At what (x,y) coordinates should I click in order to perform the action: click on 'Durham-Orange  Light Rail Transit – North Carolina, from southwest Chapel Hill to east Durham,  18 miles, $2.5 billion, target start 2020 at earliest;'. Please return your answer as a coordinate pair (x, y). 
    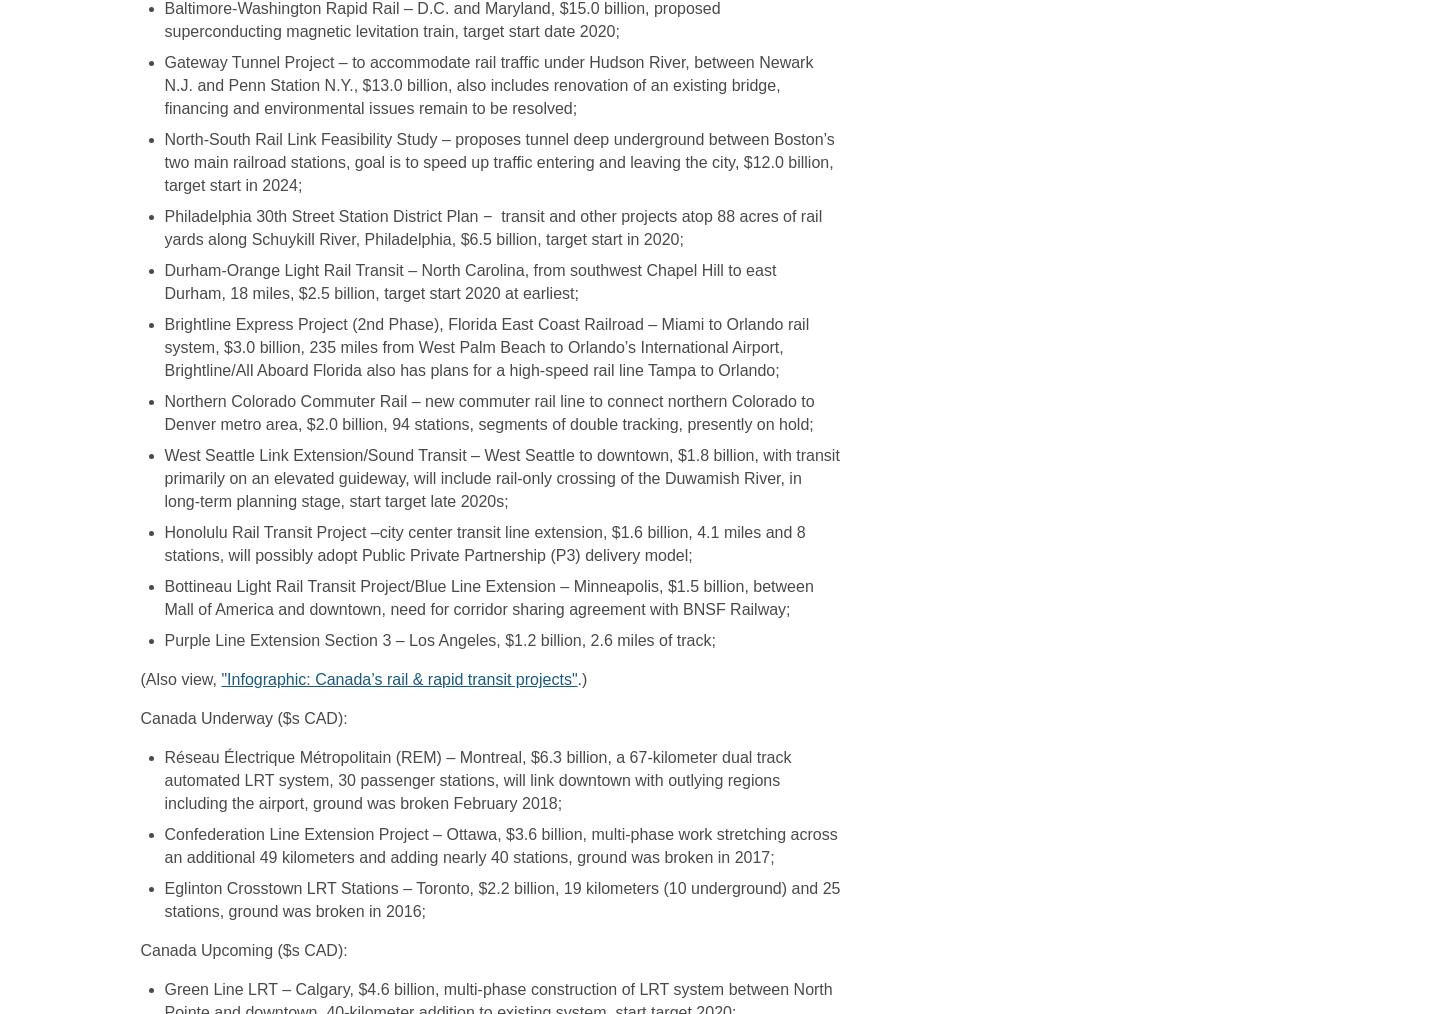
    Looking at the image, I should click on (470, 281).